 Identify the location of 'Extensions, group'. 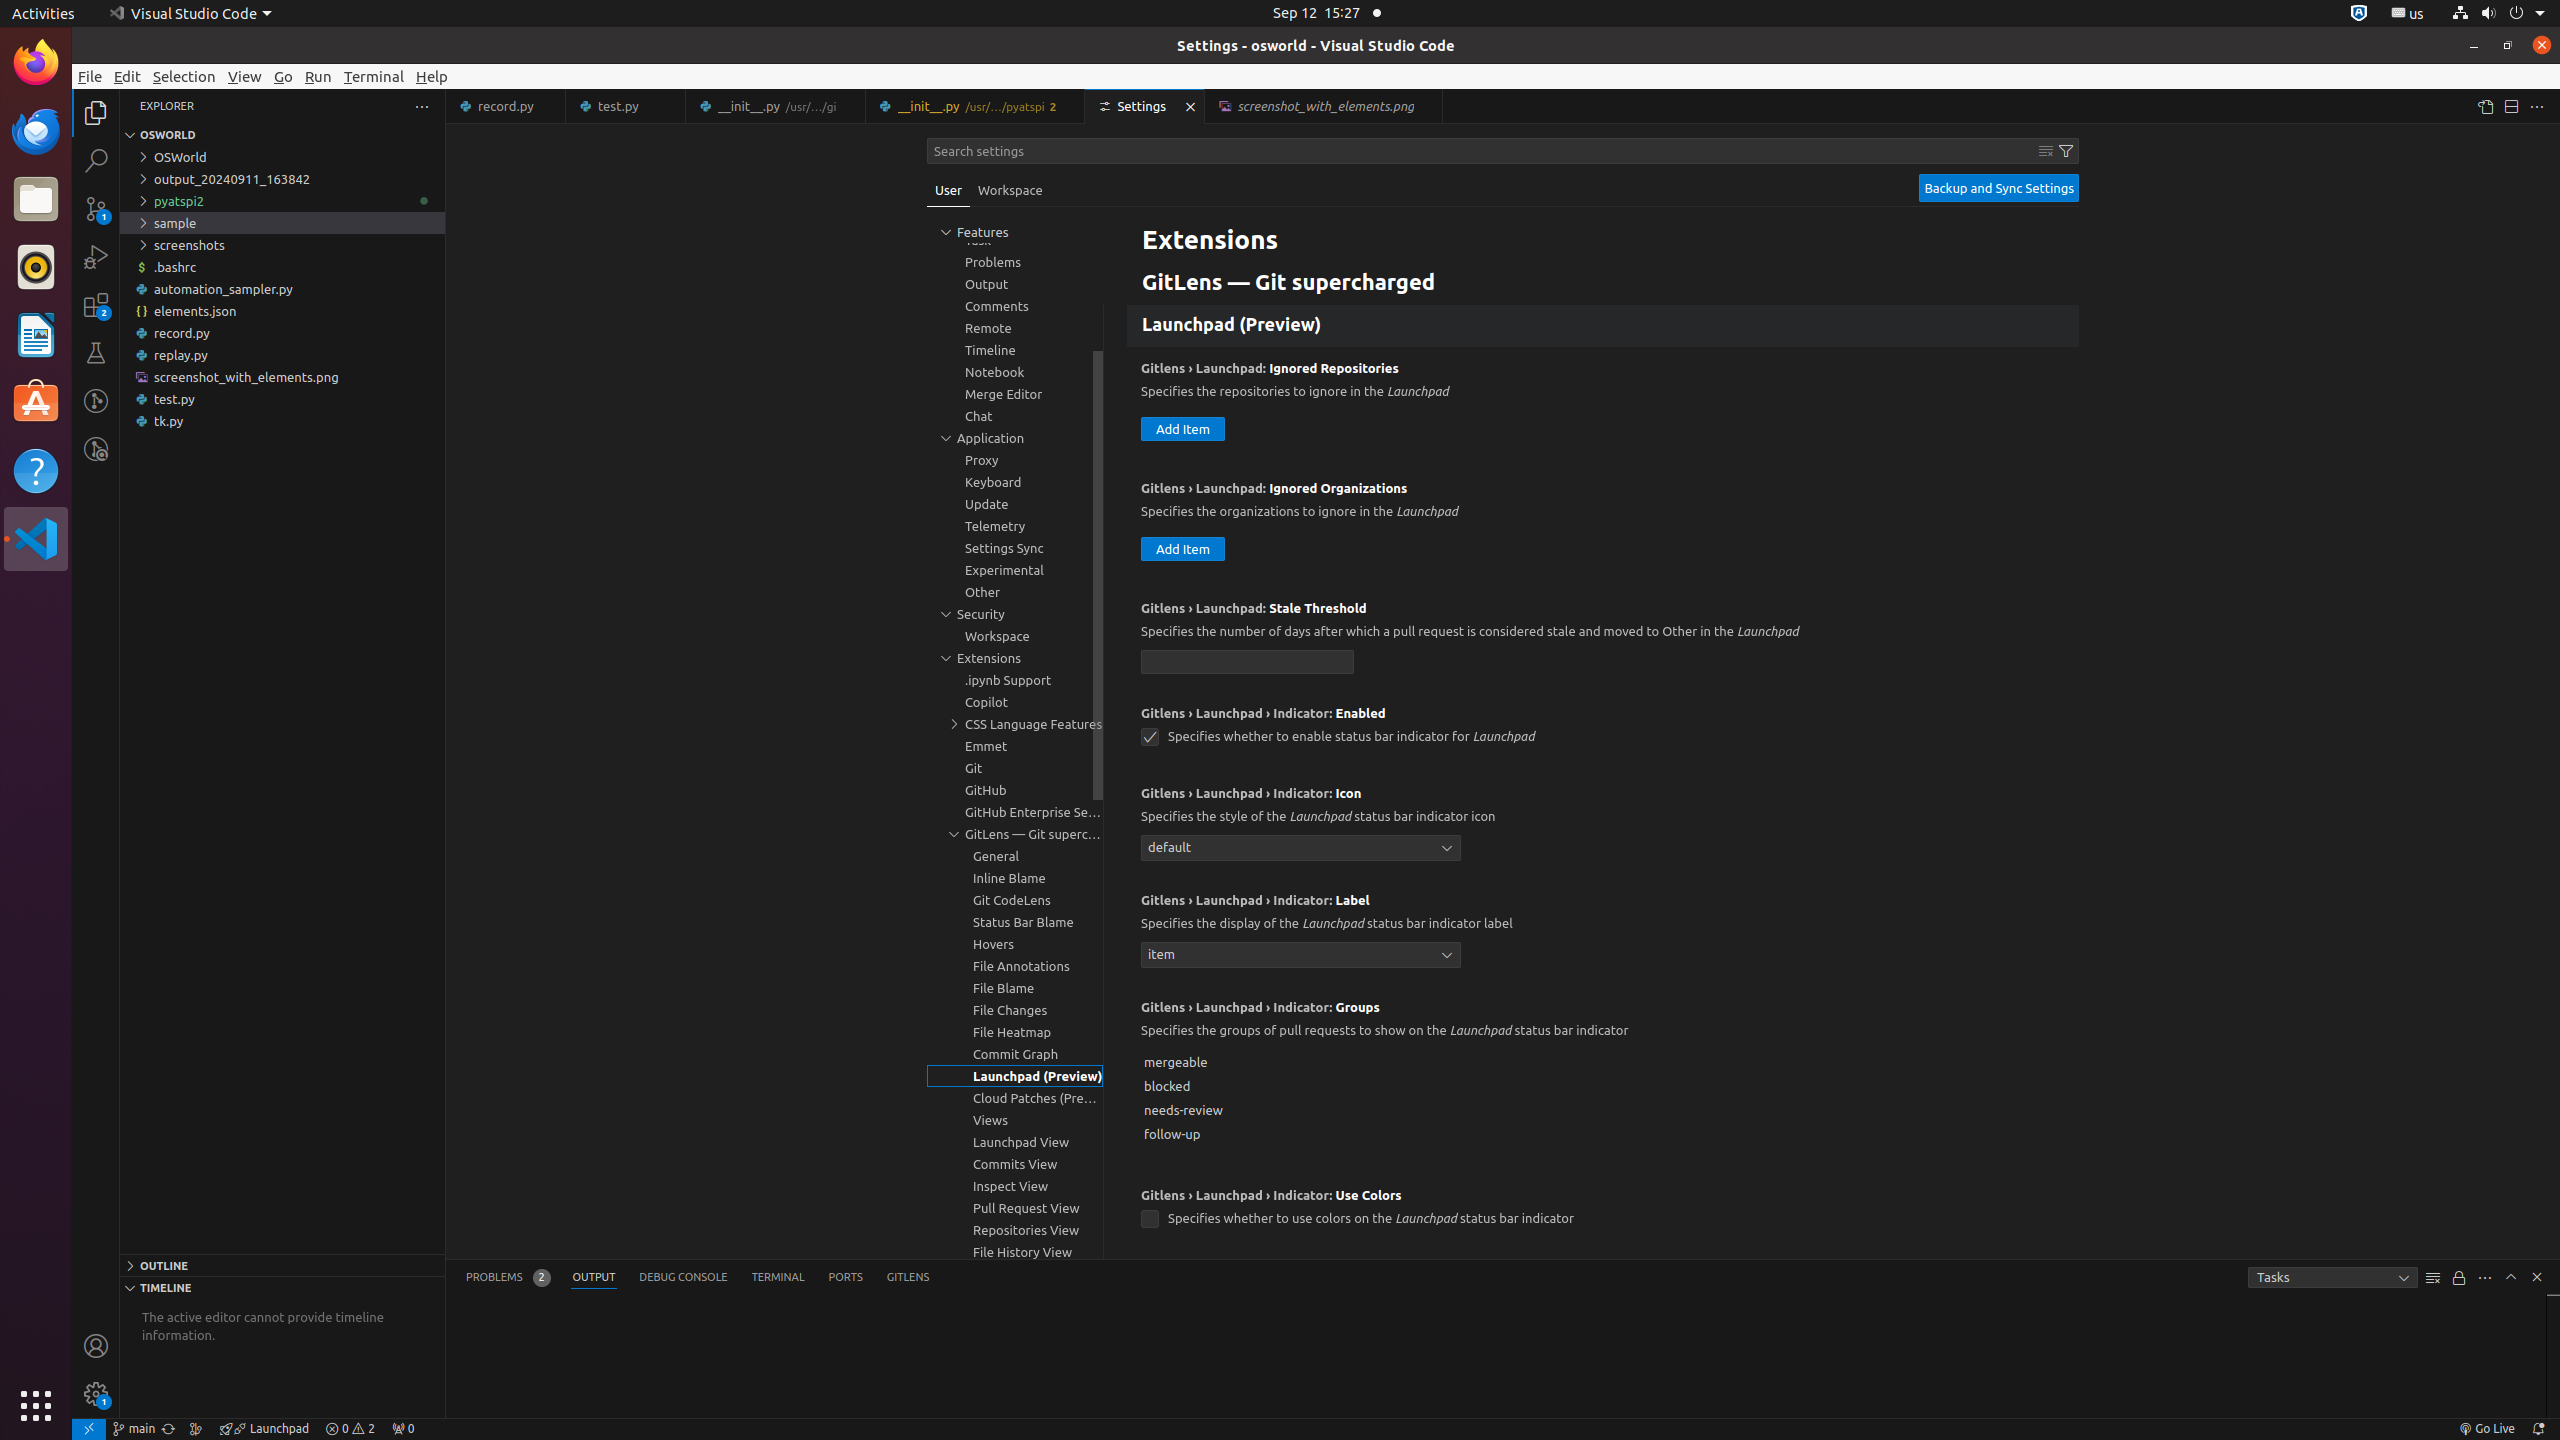
(1015, 656).